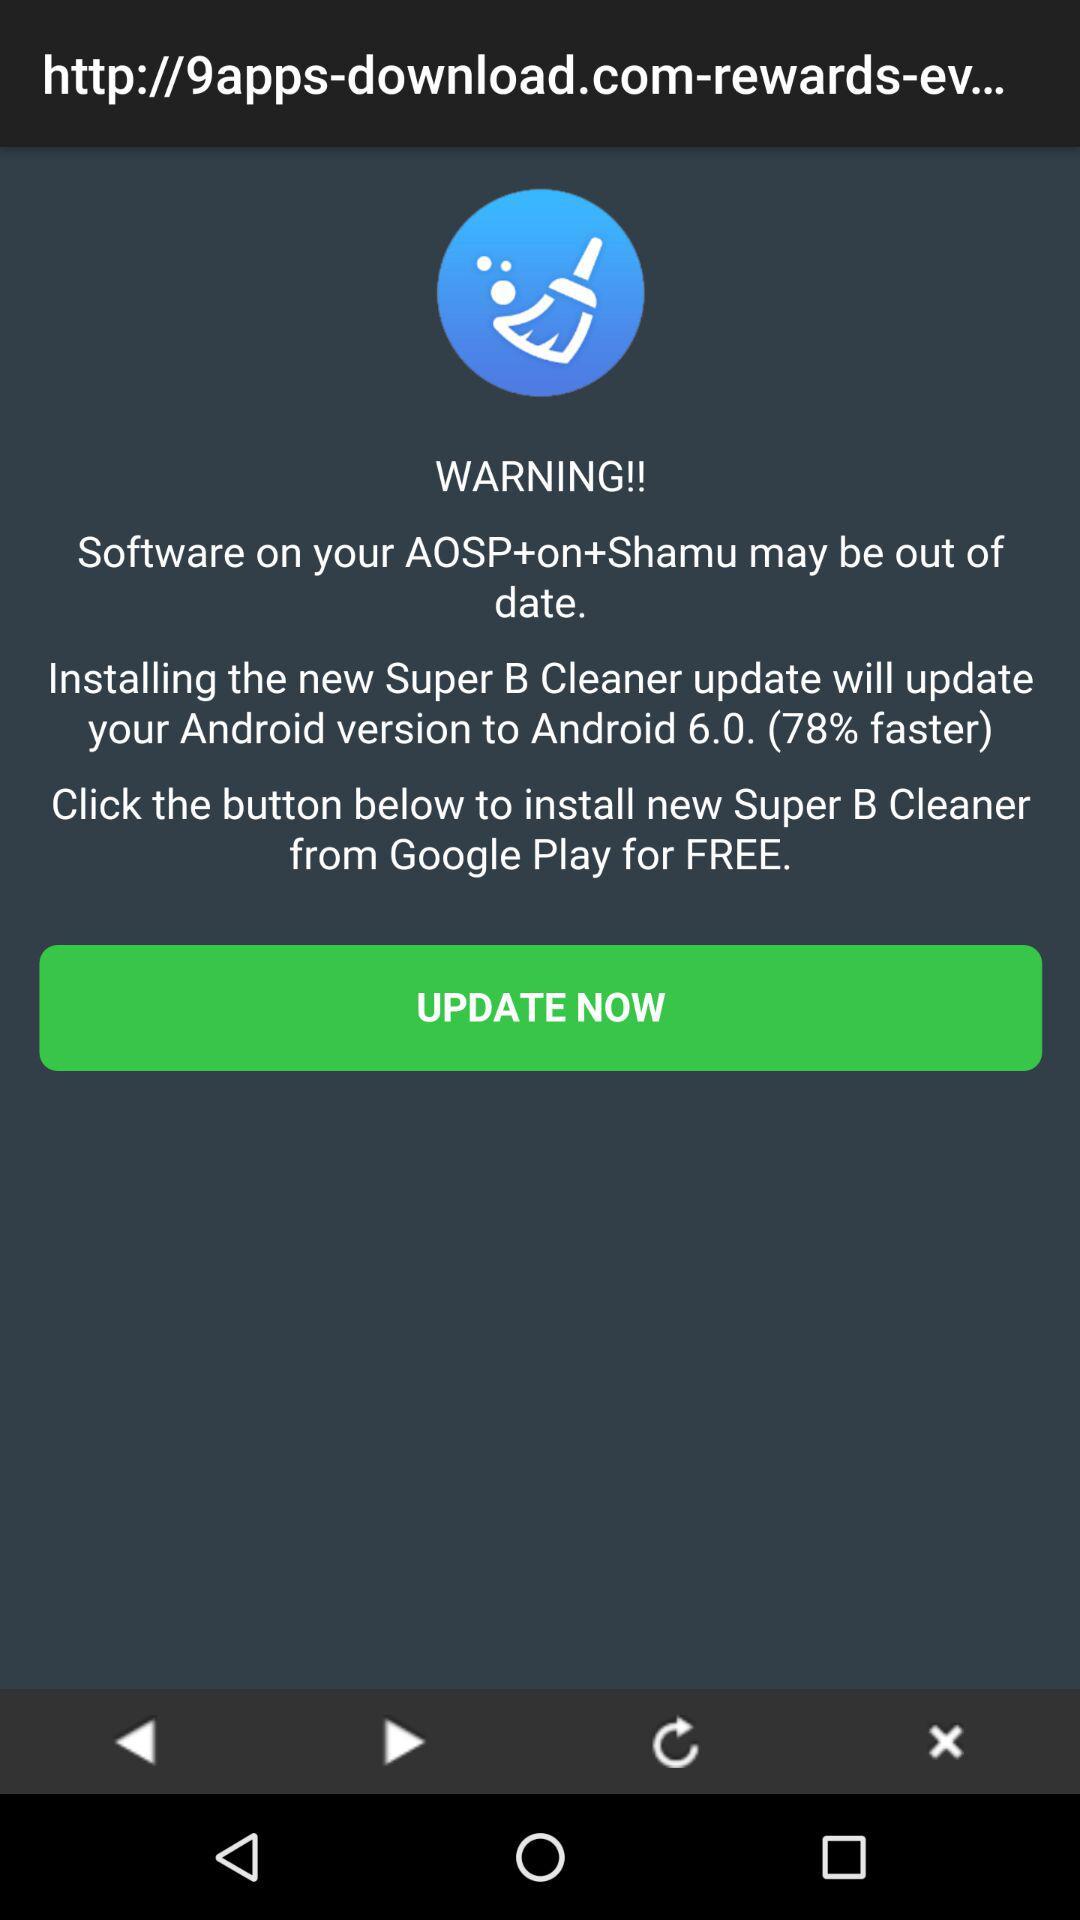 This screenshot has width=1080, height=1920. What do you see at coordinates (405, 1740) in the screenshot?
I see `next` at bounding box center [405, 1740].